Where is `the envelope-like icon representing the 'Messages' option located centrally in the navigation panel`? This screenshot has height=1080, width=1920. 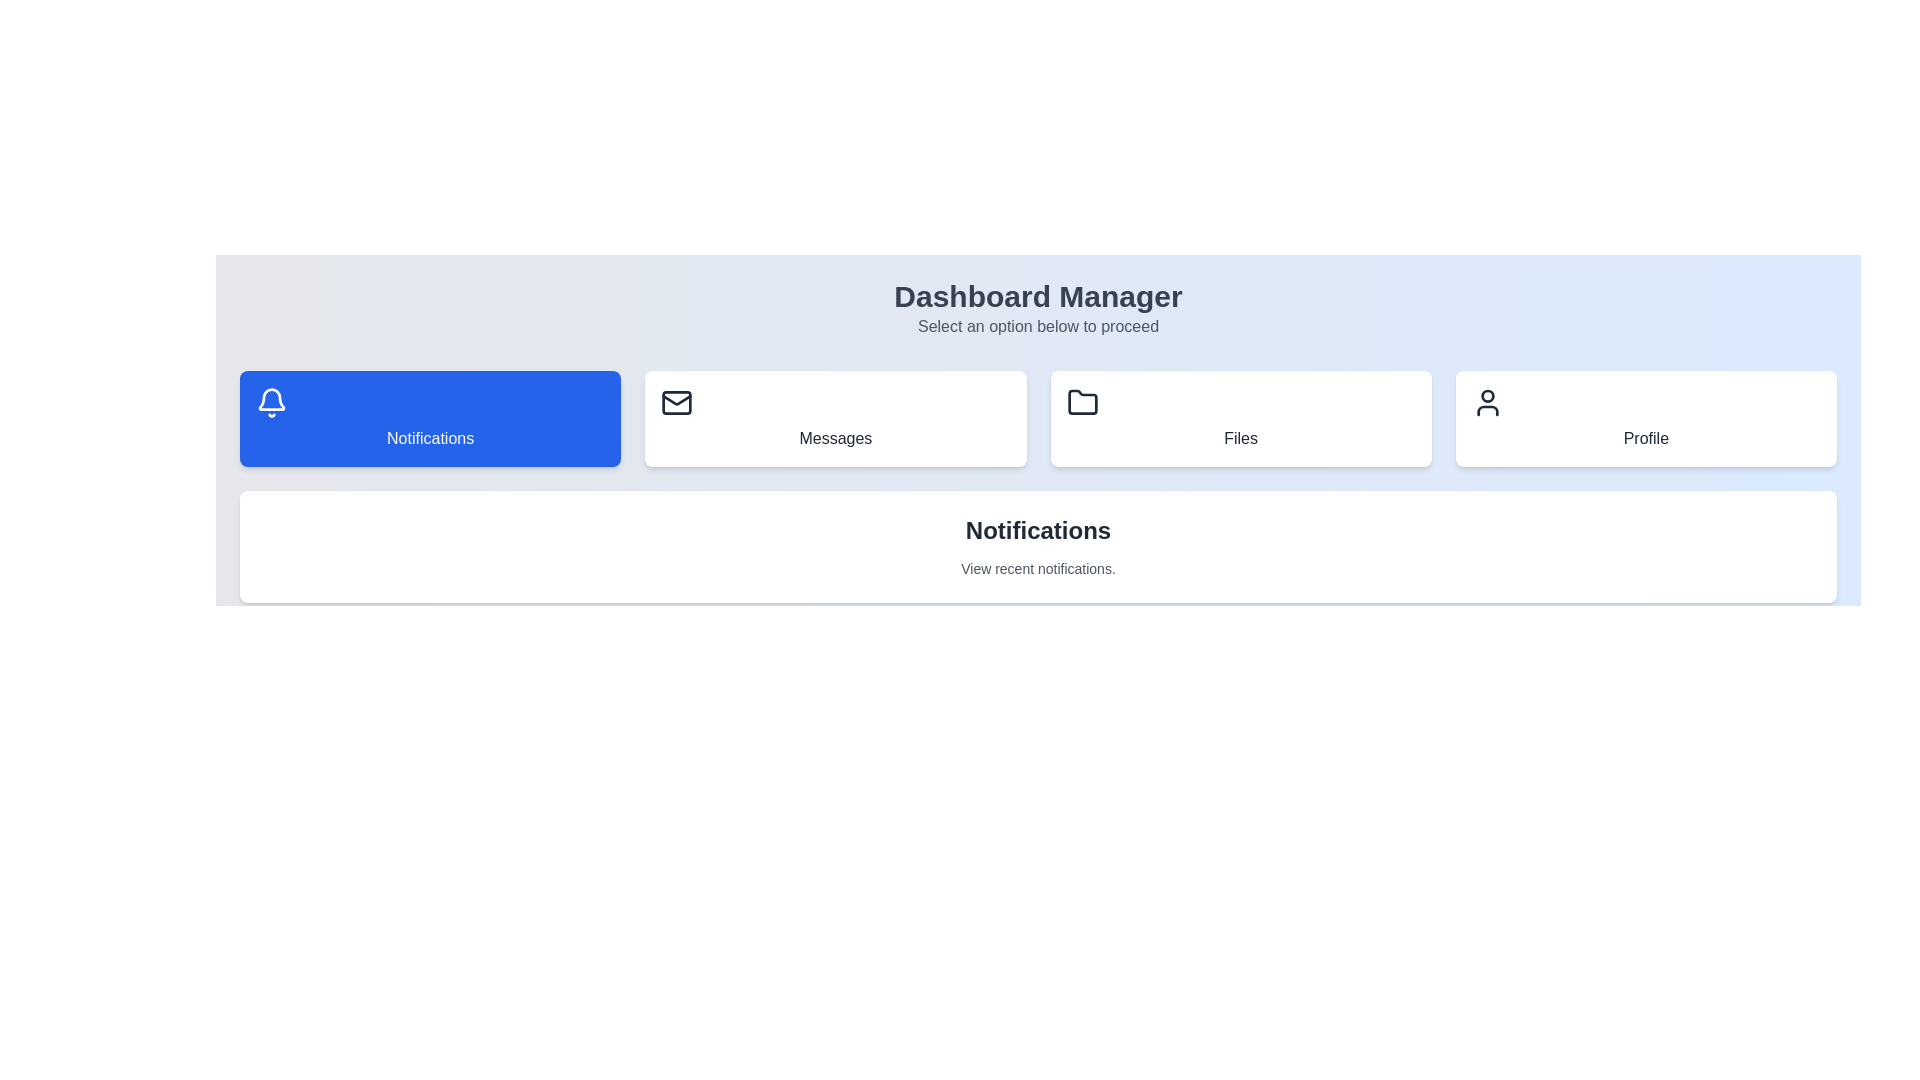 the envelope-like icon representing the 'Messages' option located centrally in the navigation panel is located at coordinates (677, 400).